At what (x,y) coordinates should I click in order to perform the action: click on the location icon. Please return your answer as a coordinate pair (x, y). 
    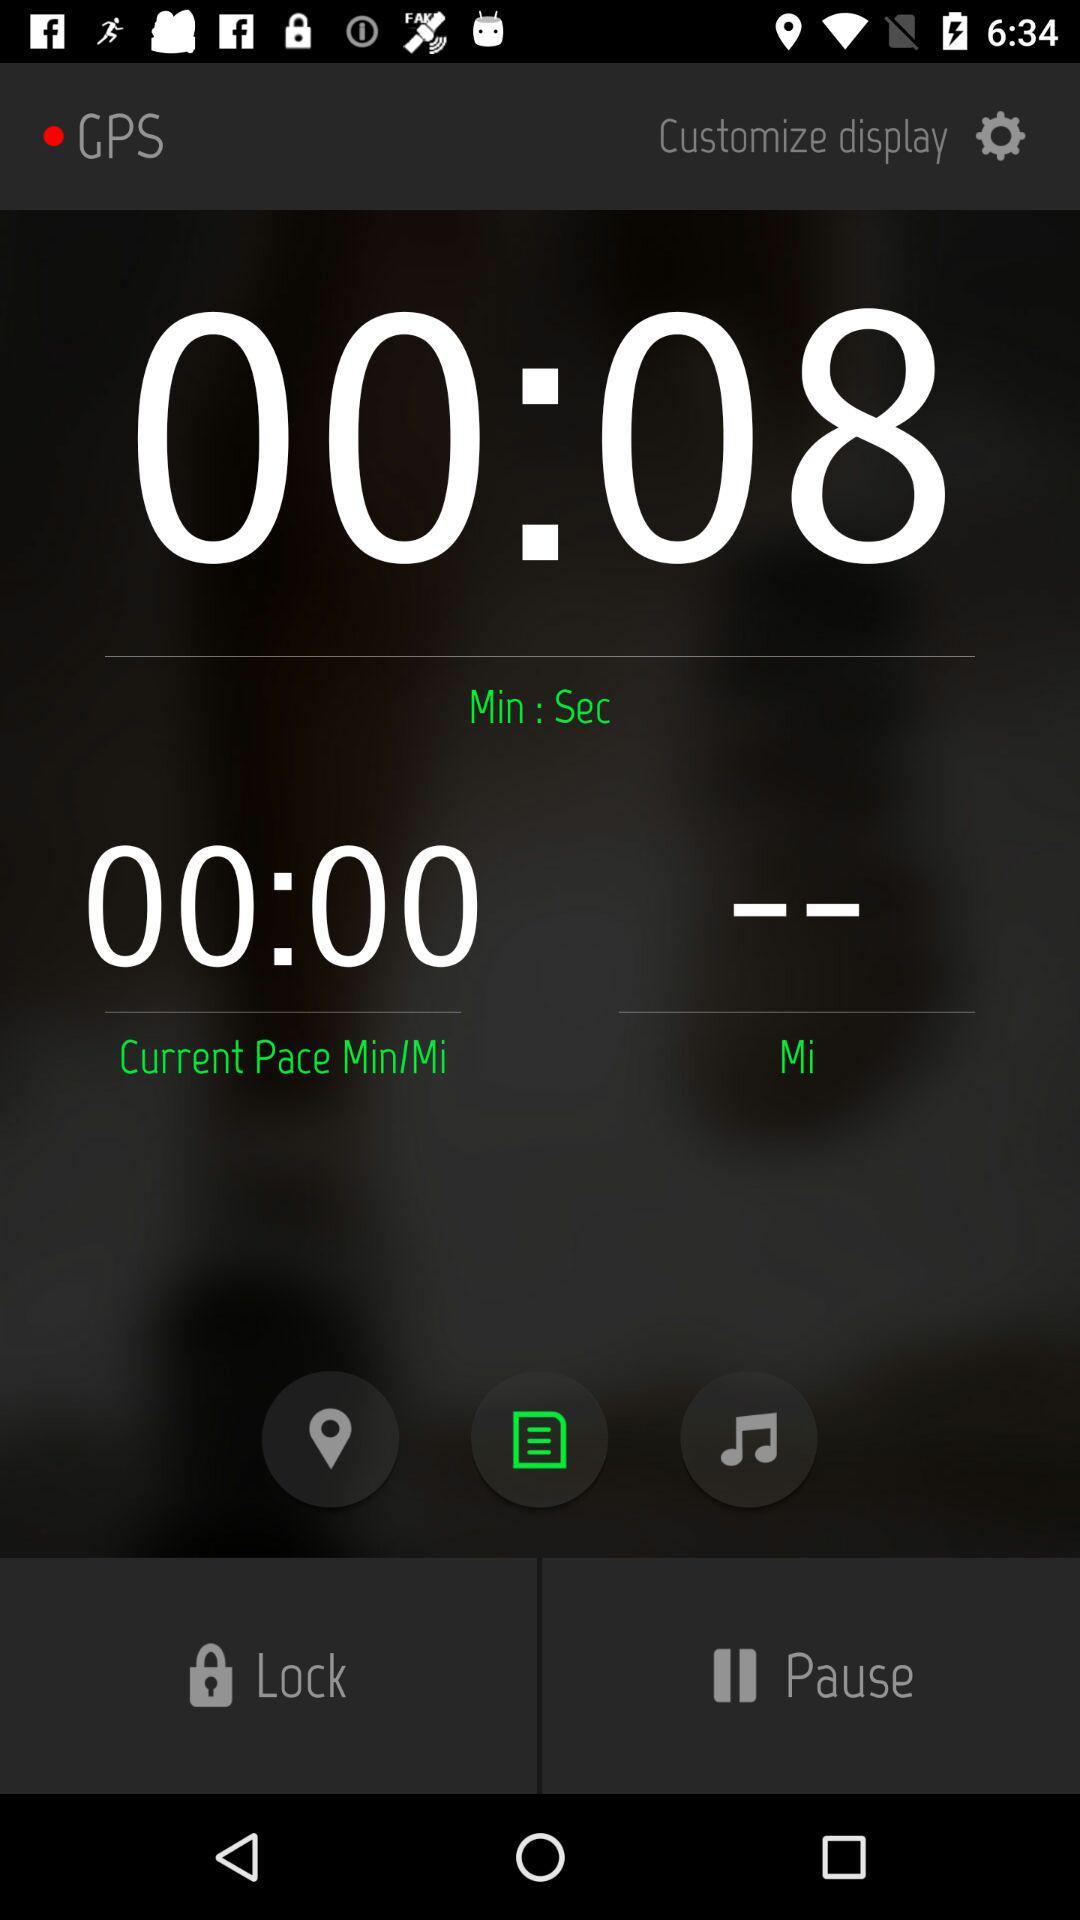
    Looking at the image, I should click on (329, 1438).